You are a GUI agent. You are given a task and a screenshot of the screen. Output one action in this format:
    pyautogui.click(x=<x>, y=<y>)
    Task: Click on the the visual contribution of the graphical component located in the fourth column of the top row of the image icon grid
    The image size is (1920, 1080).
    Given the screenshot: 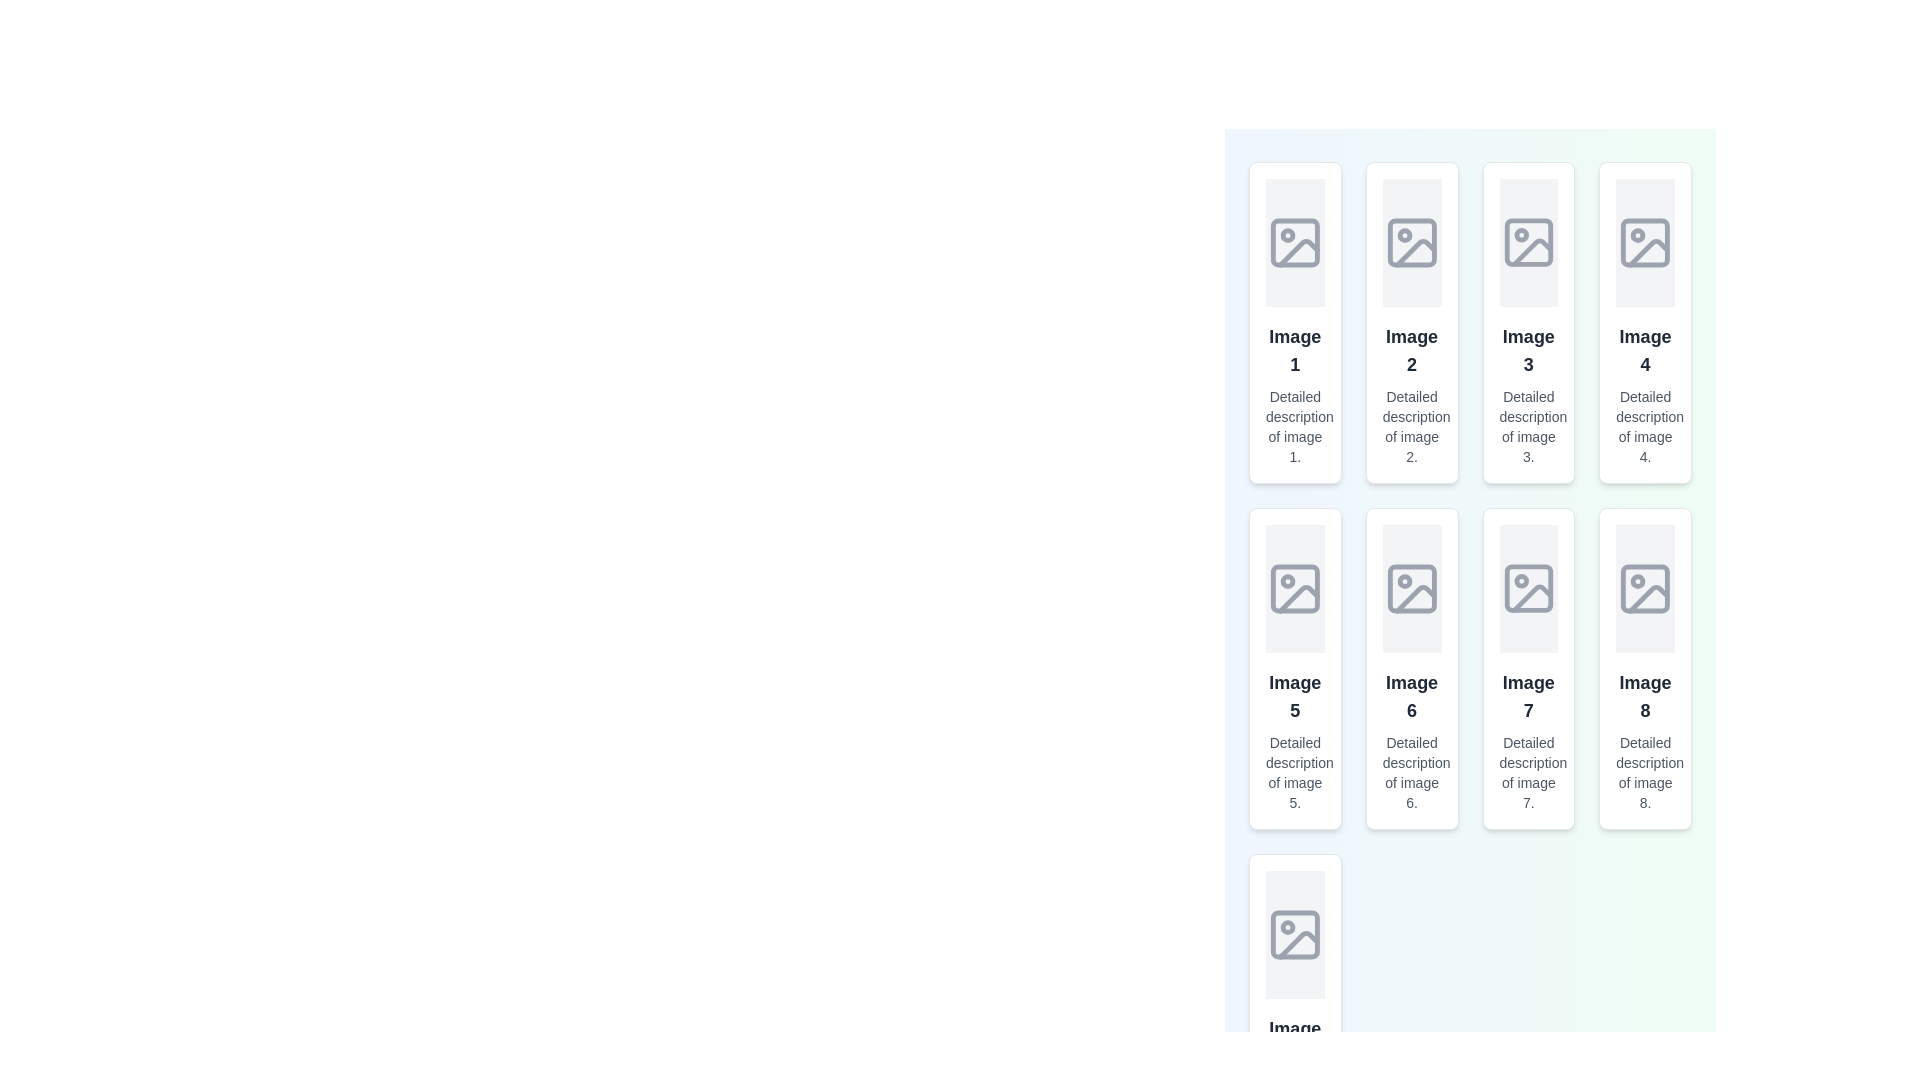 What is the action you would take?
    pyautogui.click(x=1645, y=242)
    